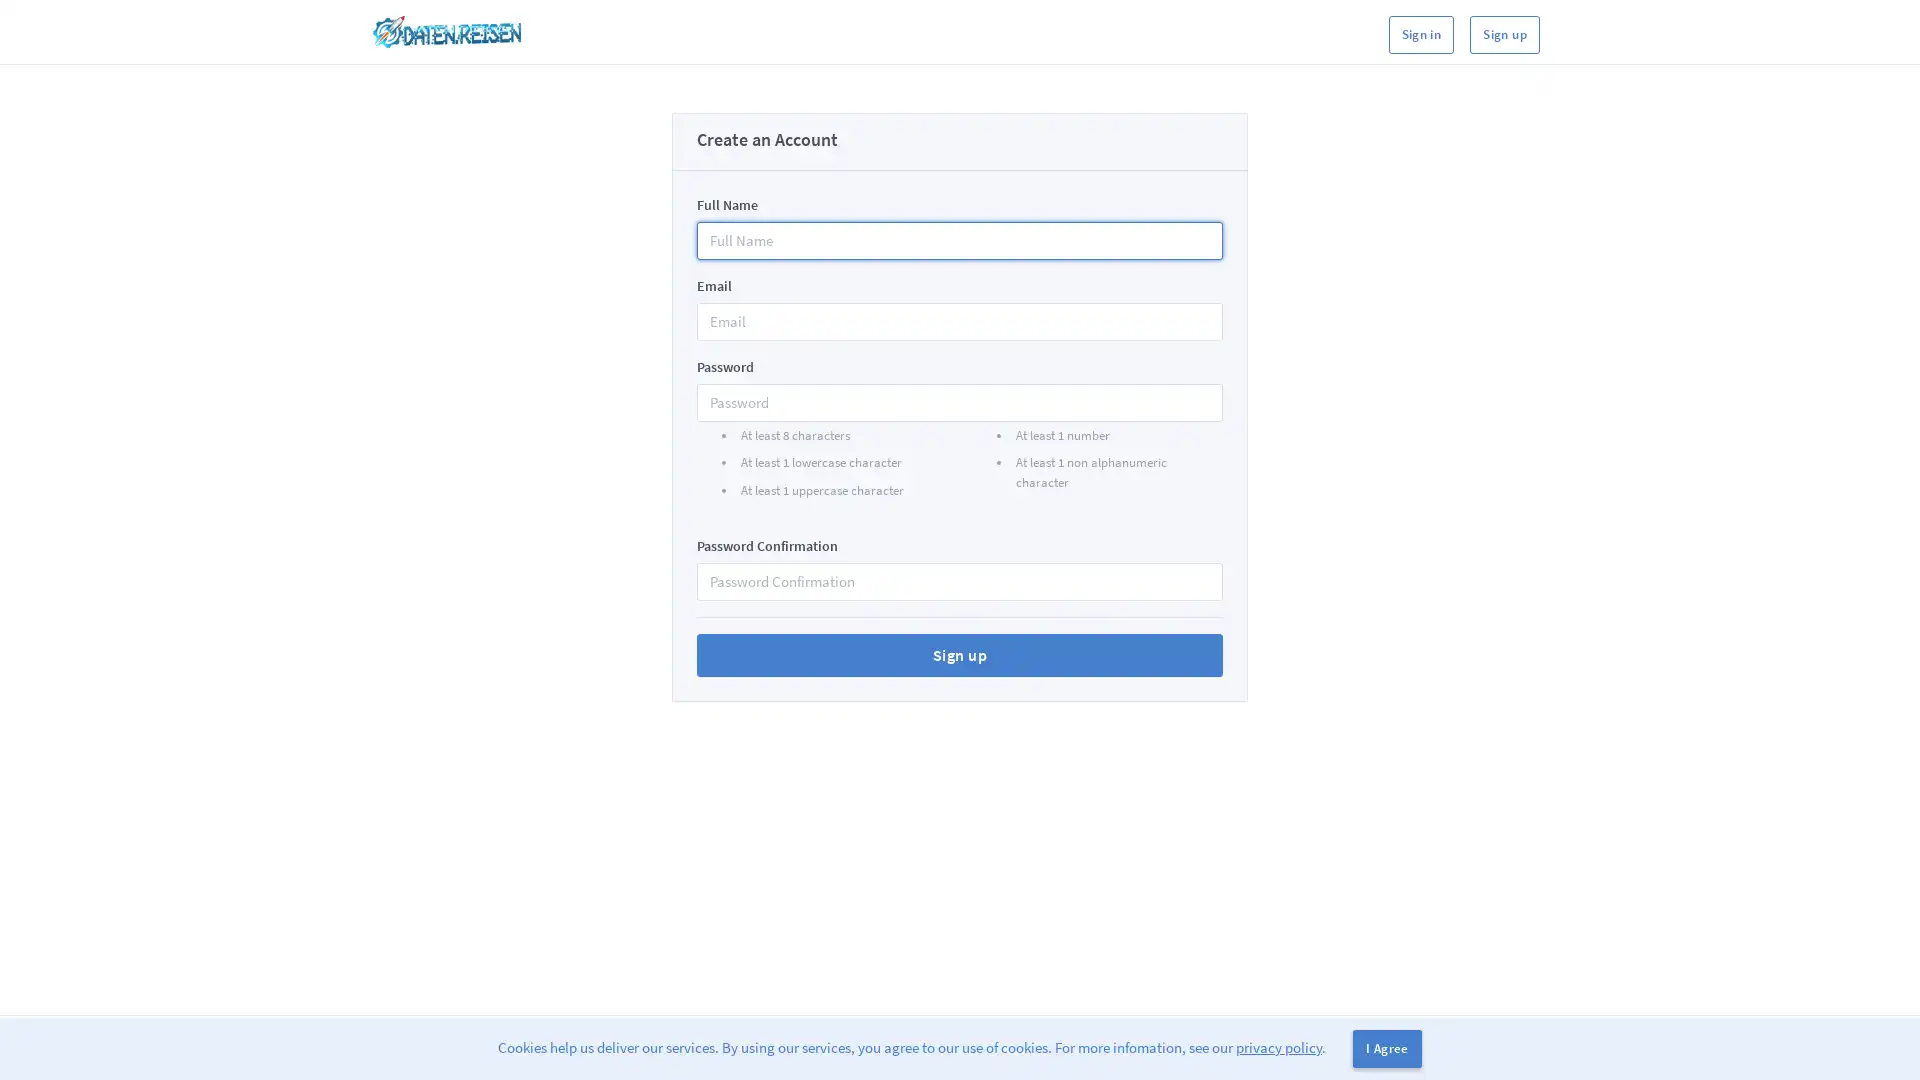 This screenshot has width=1920, height=1080. Describe the element at coordinates (1386, 1048) in the screenshot. I see `I Agree` at that location.